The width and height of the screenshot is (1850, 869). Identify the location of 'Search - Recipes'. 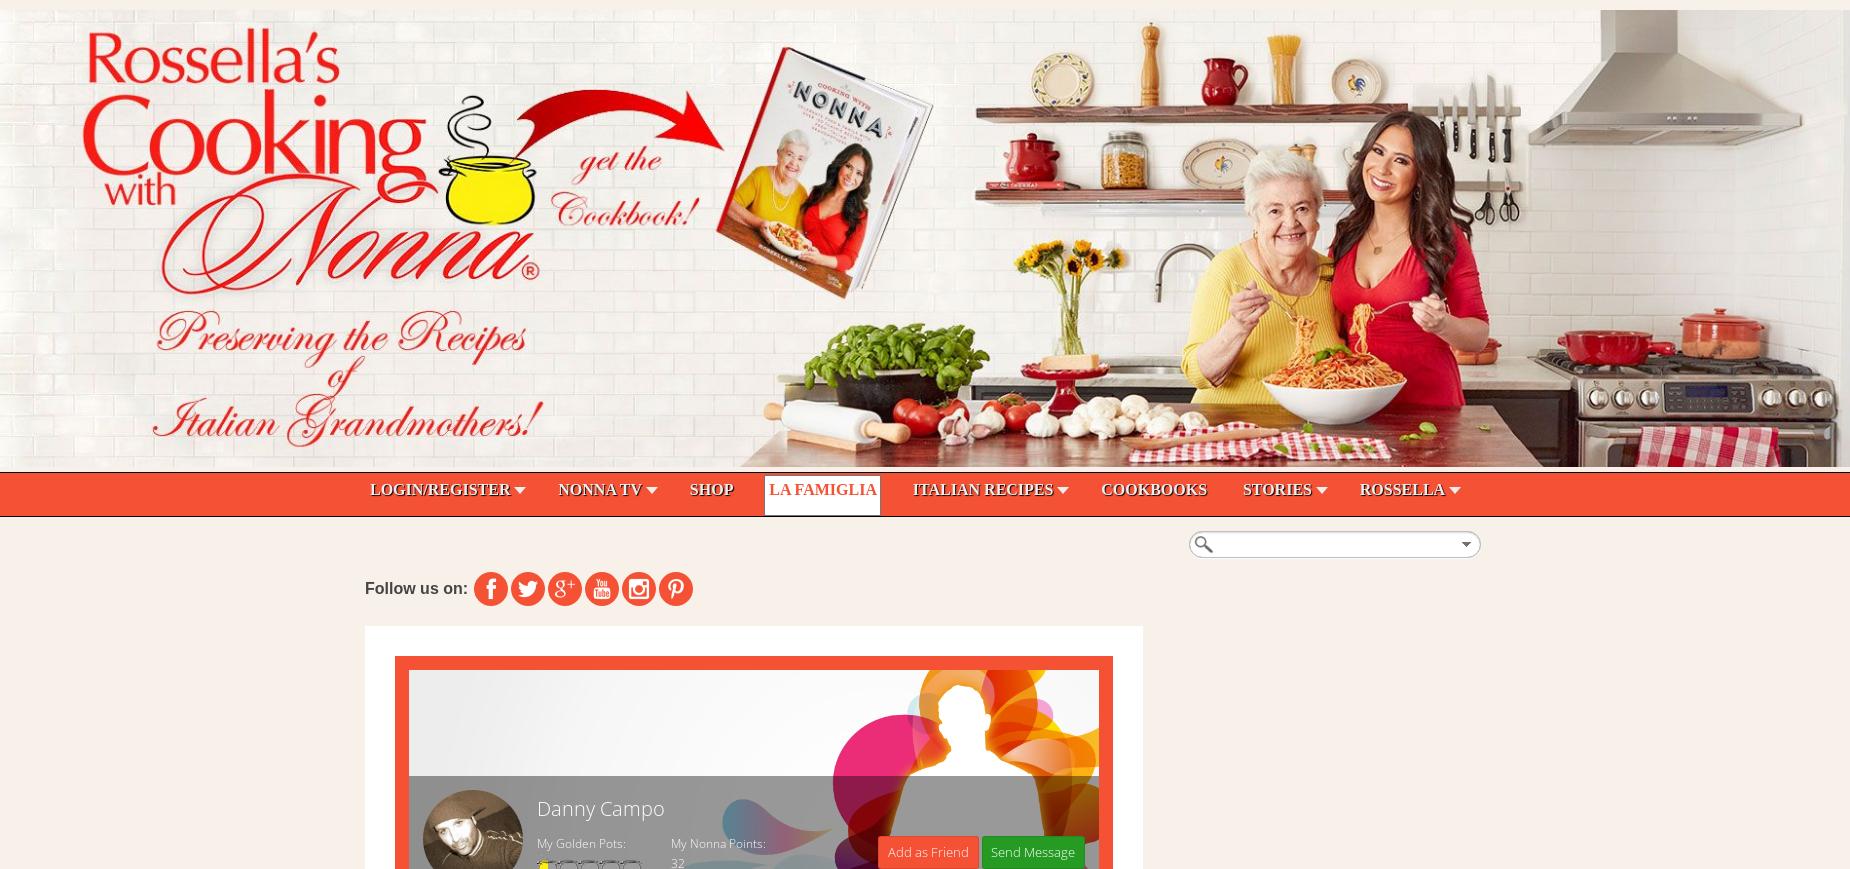
(433, 480).